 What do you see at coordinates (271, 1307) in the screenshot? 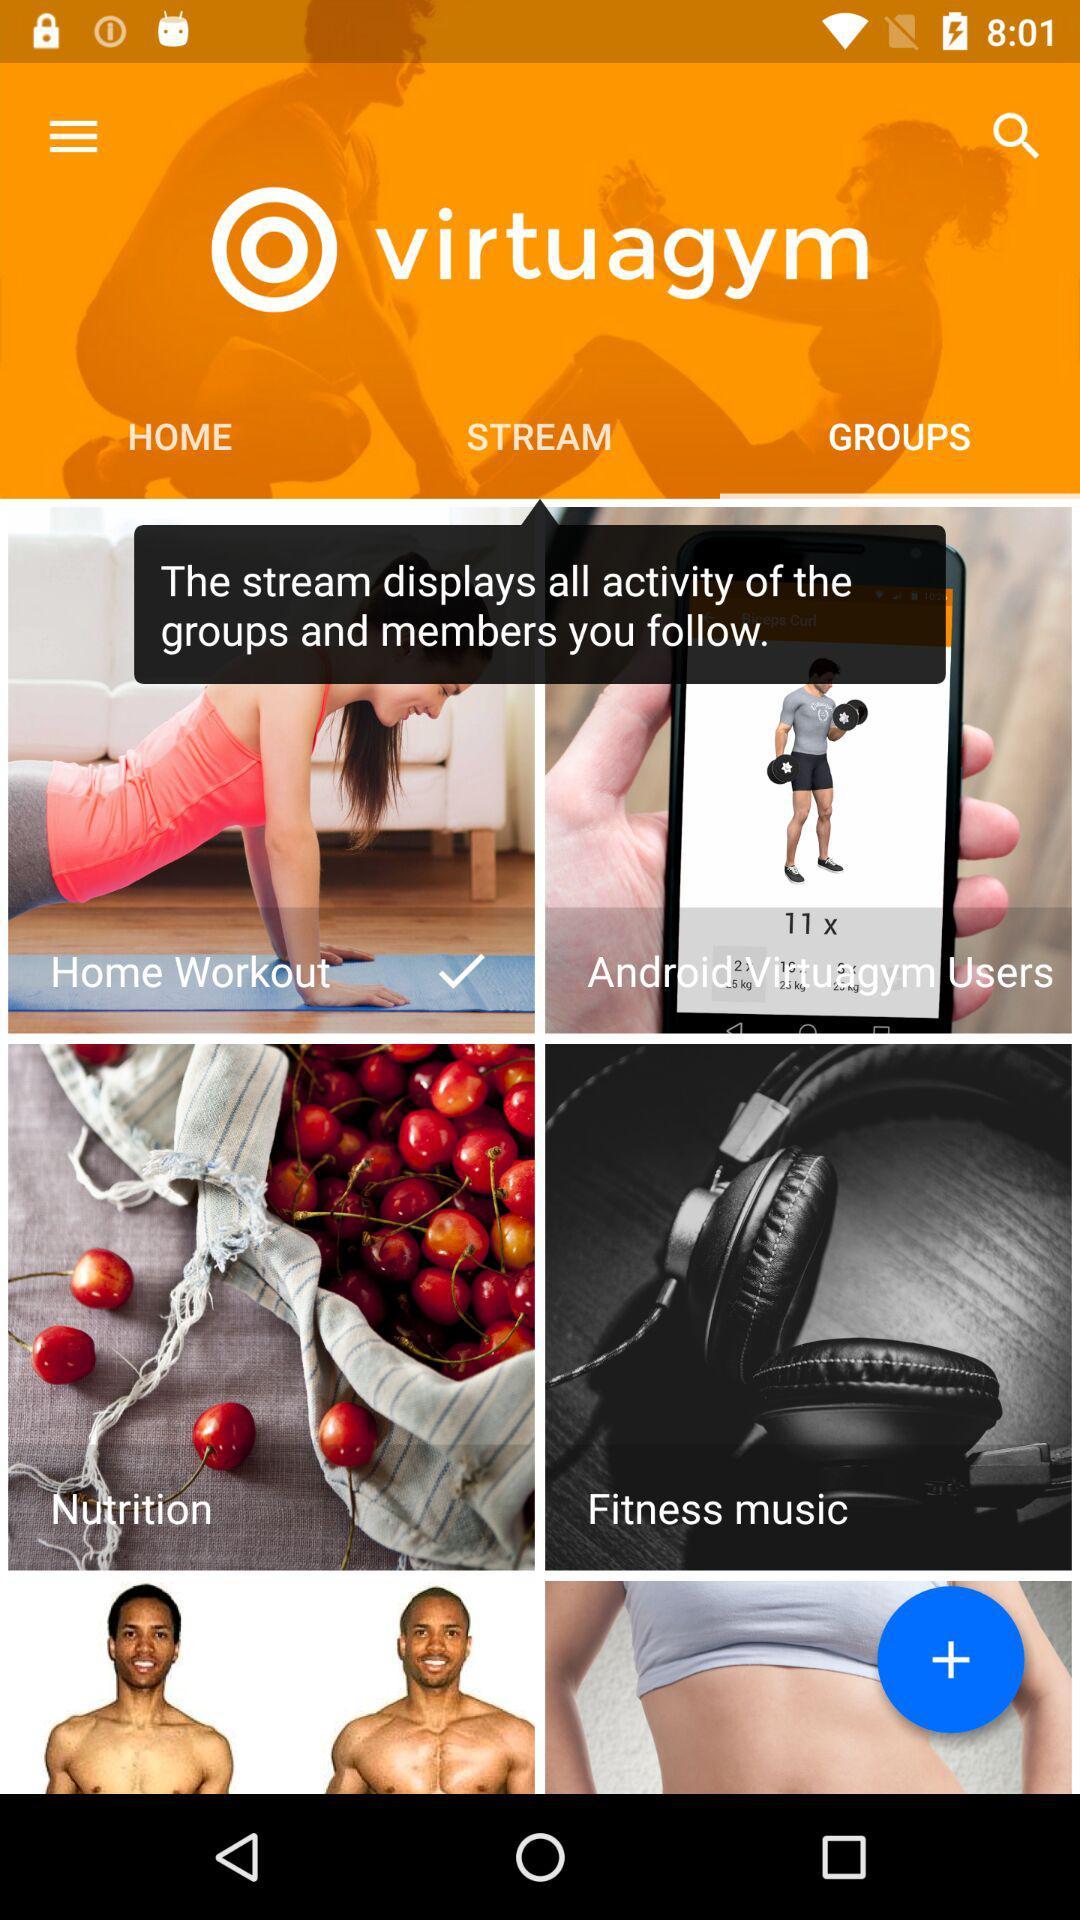
I see `open page` at bounding box center [271, 1307].